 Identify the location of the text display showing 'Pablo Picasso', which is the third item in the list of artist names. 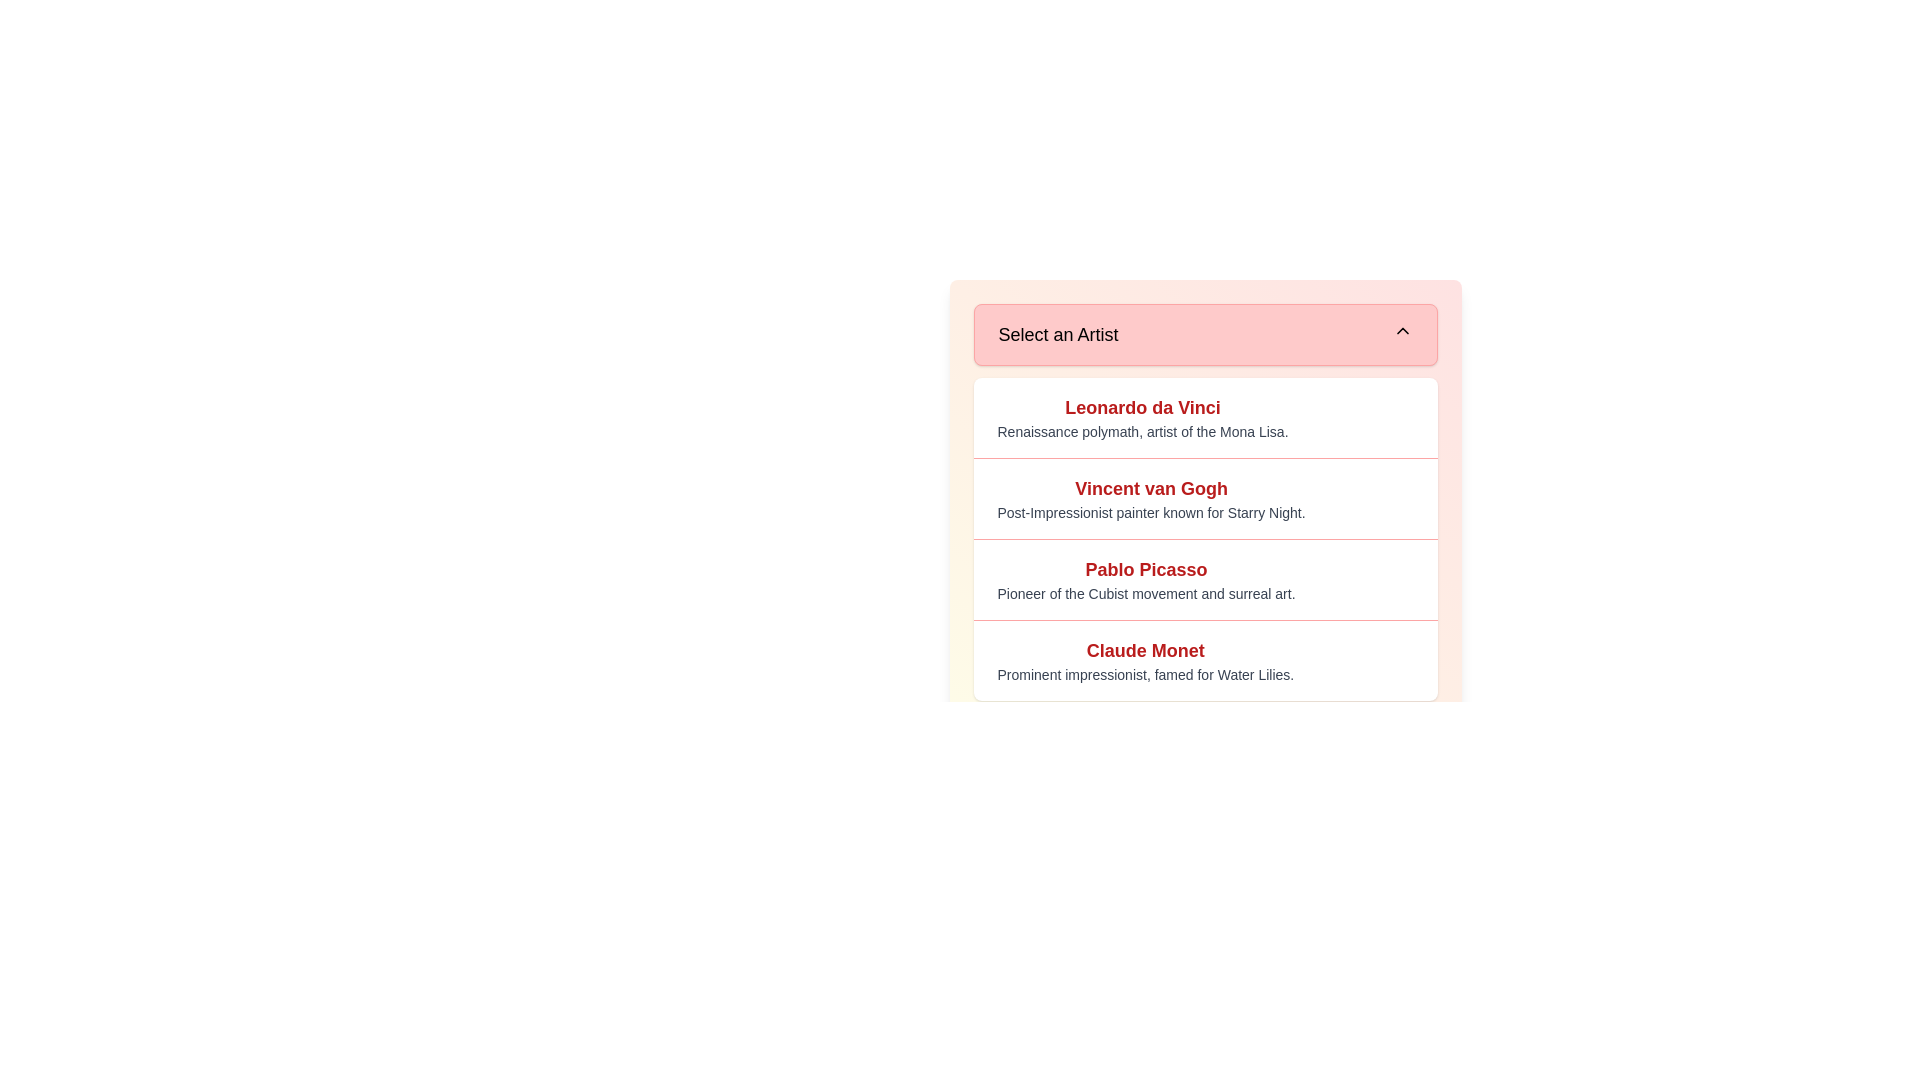
(1146, 570).